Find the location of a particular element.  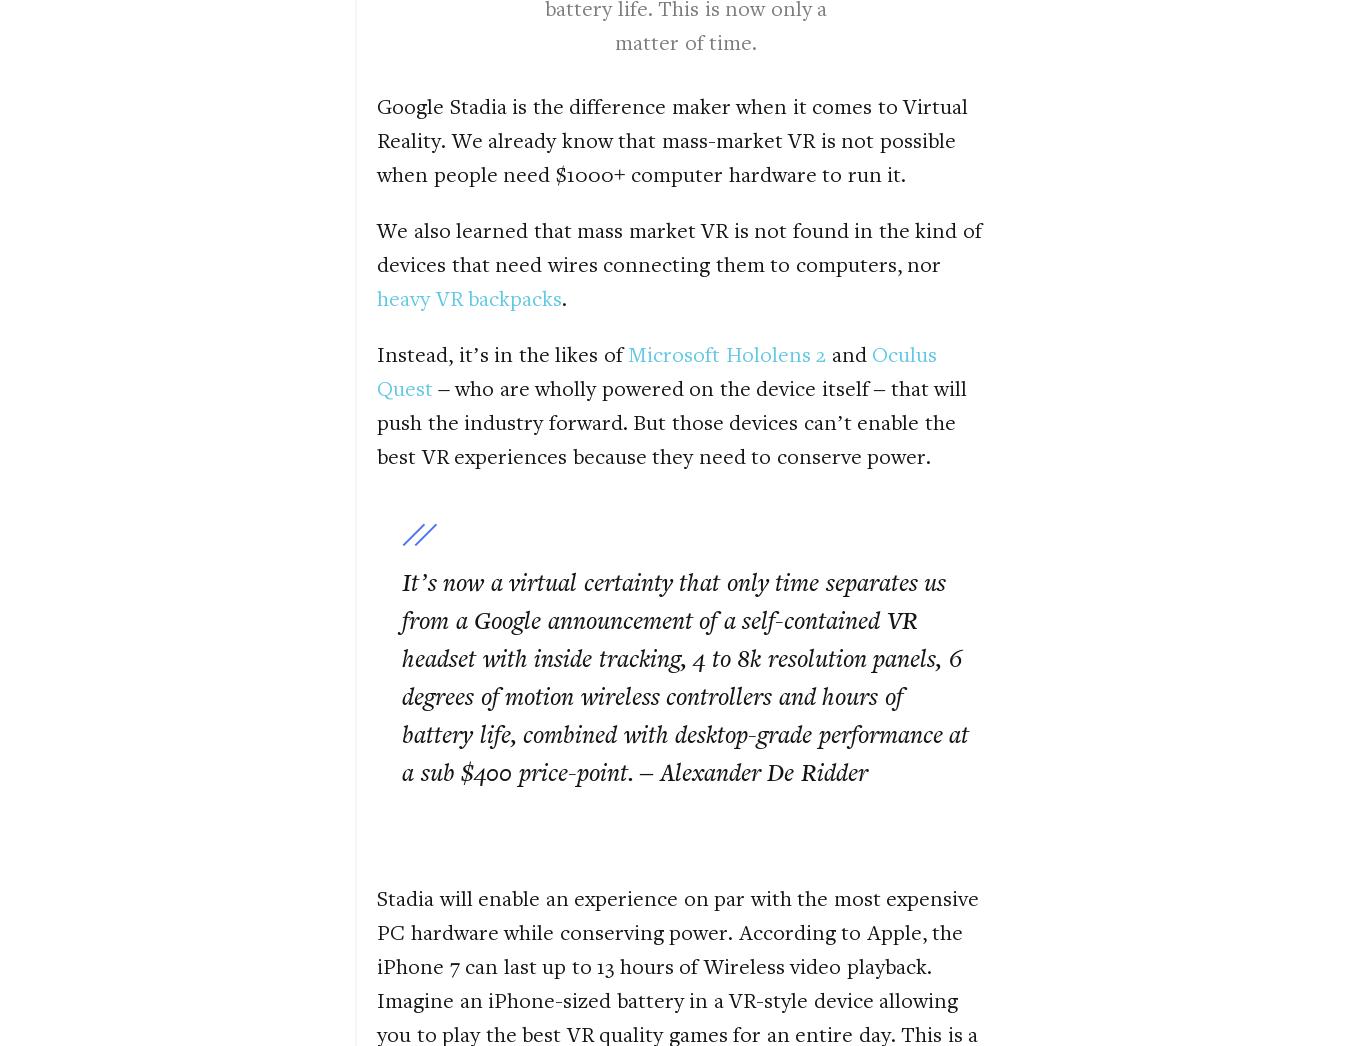

'and' is located at coordinates (849, 352).